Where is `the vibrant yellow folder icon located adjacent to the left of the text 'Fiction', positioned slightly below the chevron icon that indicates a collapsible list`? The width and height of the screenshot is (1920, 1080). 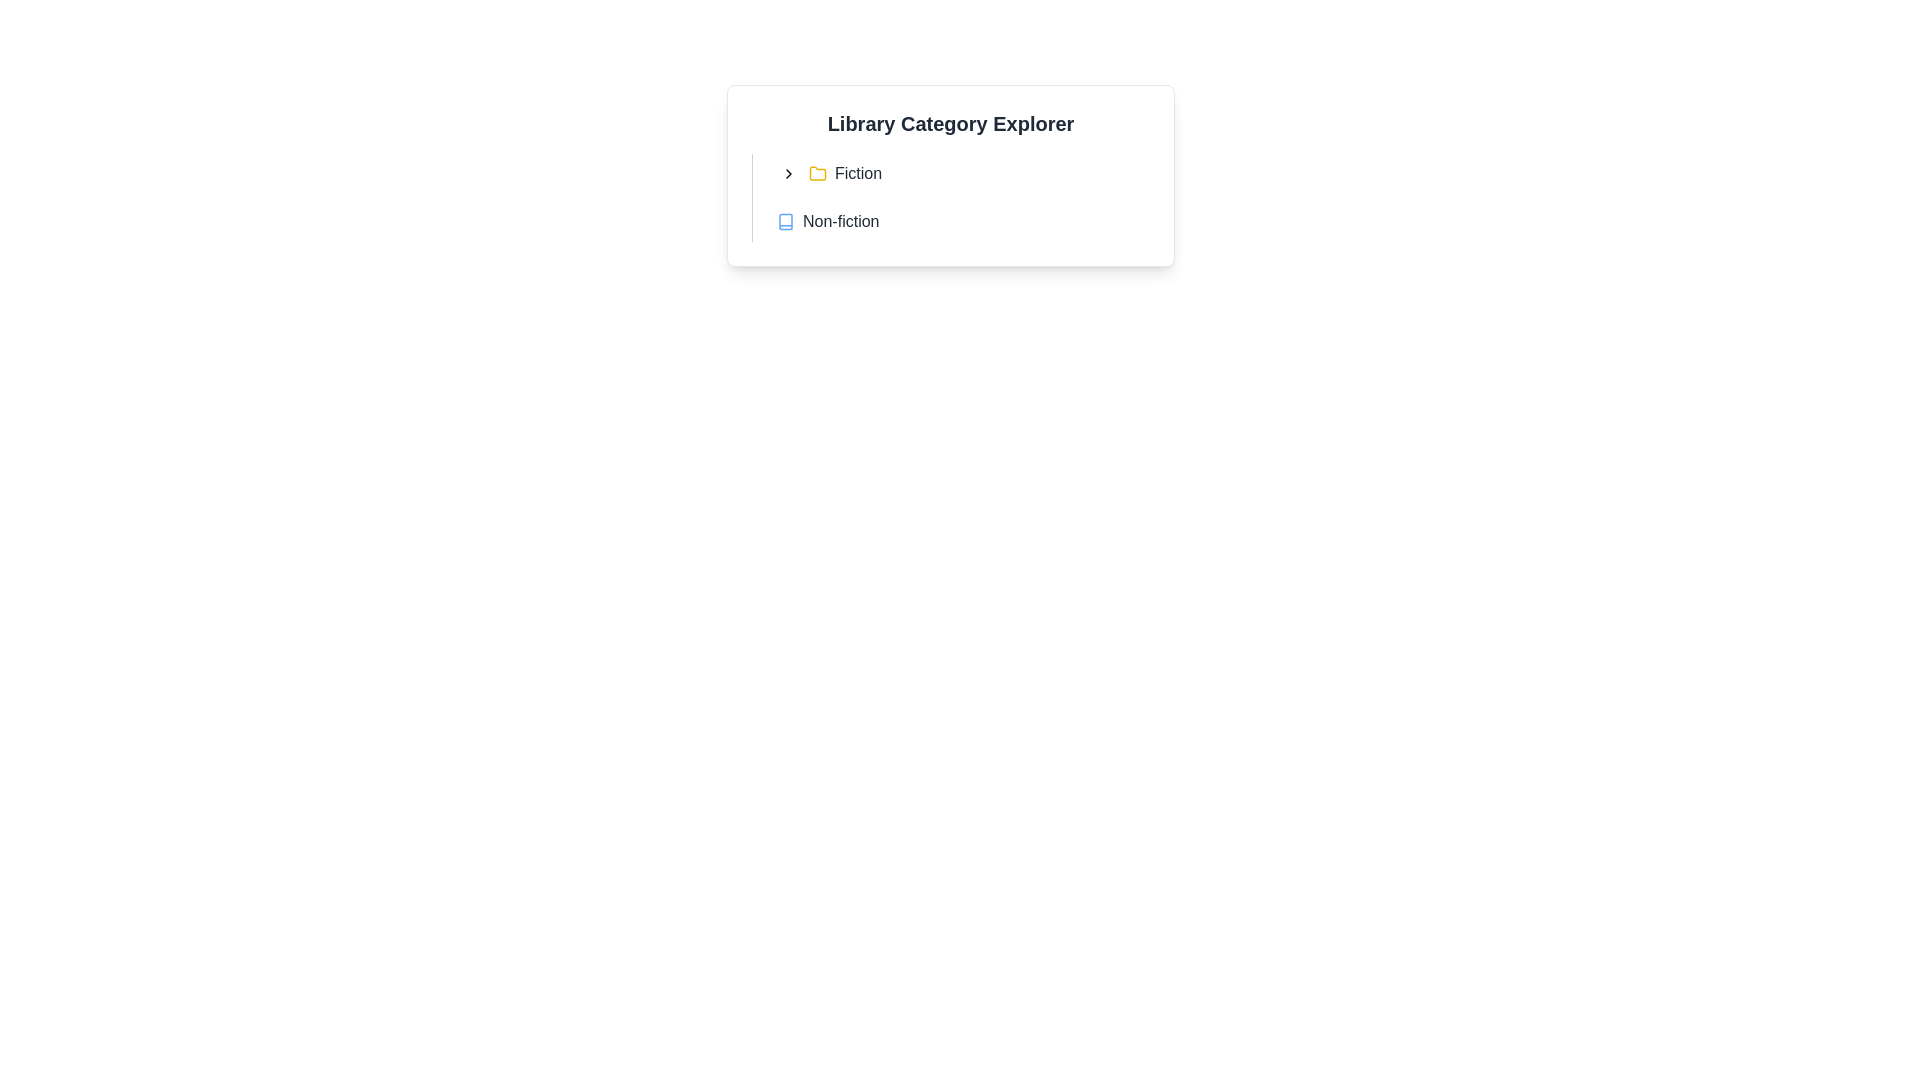 the vibrant yellow folder icon located adjacent to the left of the text 'Fiction', positioned slightly below the chevron icon that indicates a collapsible list is located at coordinates (817, 172).